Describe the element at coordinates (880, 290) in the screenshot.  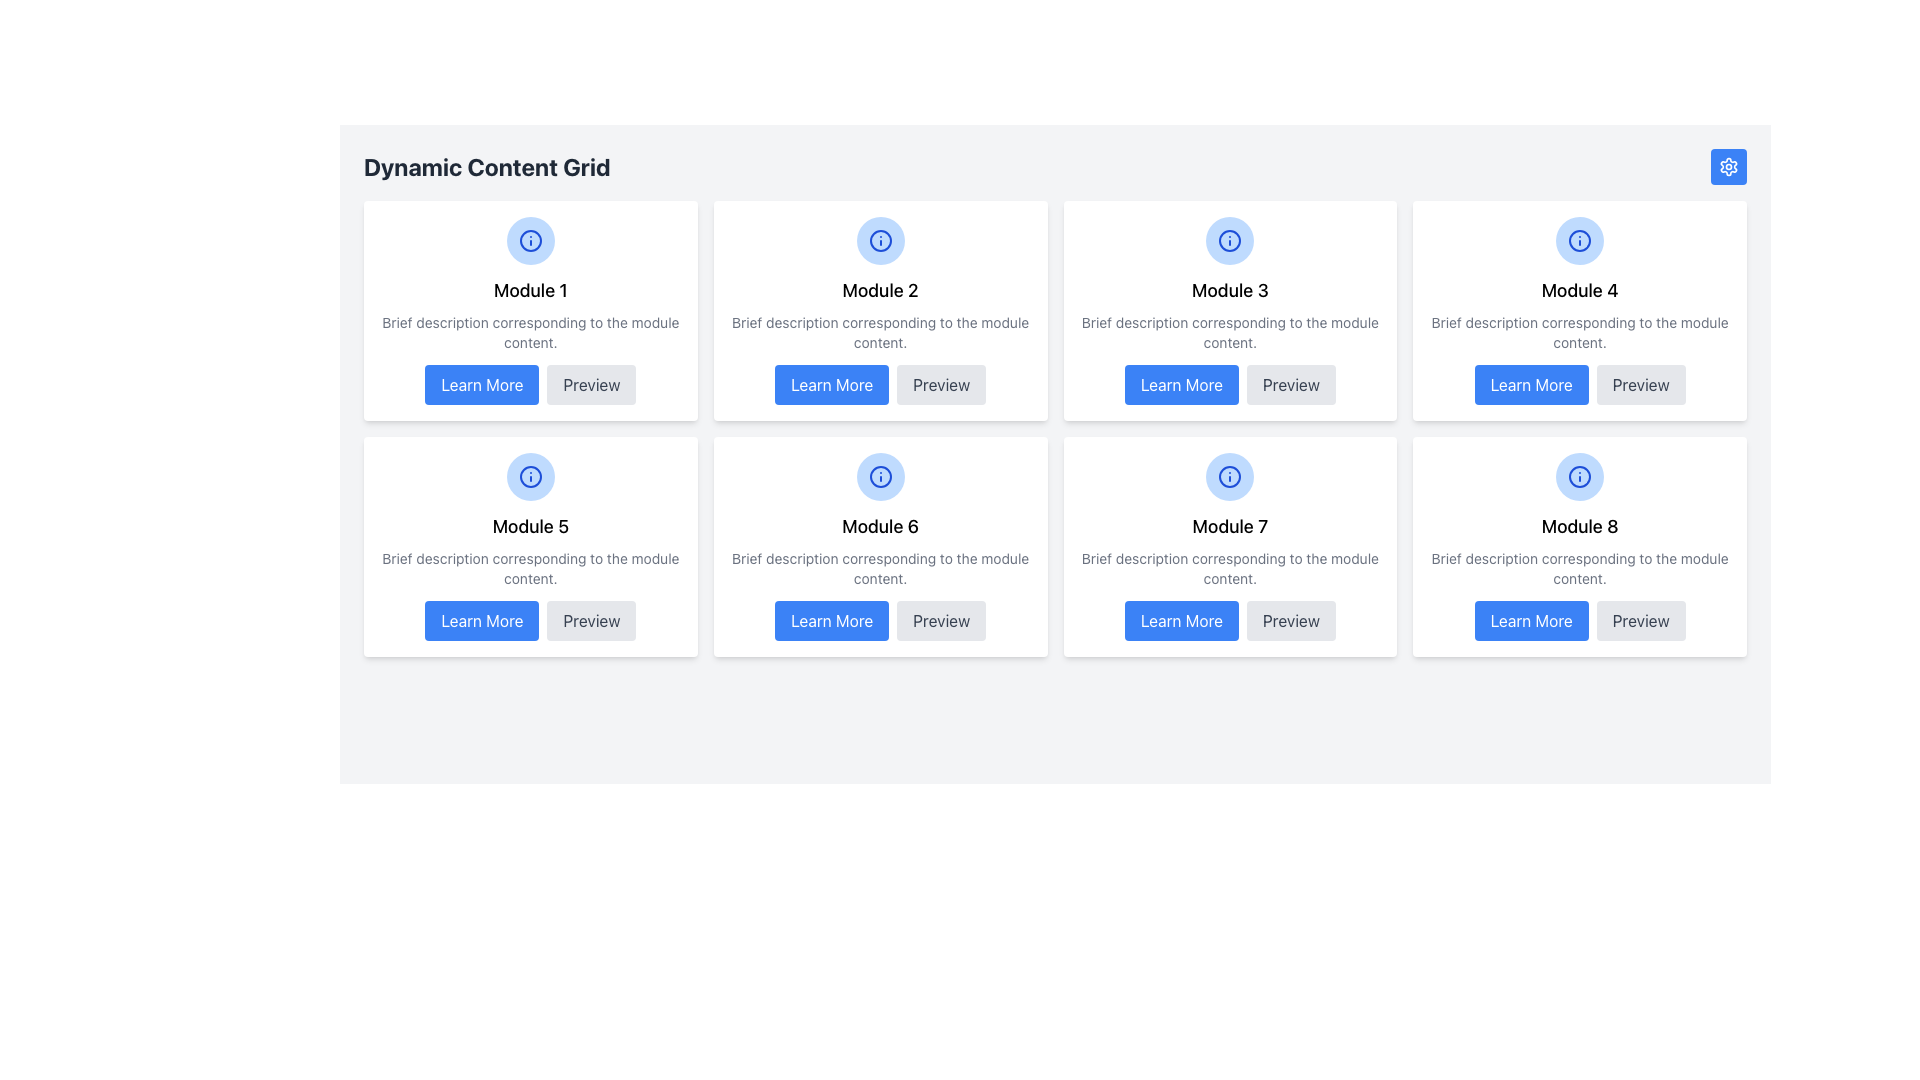
I see `the 'Module 2' text label, which is displayed in a medium-sized, bold font and is positioned above action buttons within the second card of the first row in a grid layout` at that location.